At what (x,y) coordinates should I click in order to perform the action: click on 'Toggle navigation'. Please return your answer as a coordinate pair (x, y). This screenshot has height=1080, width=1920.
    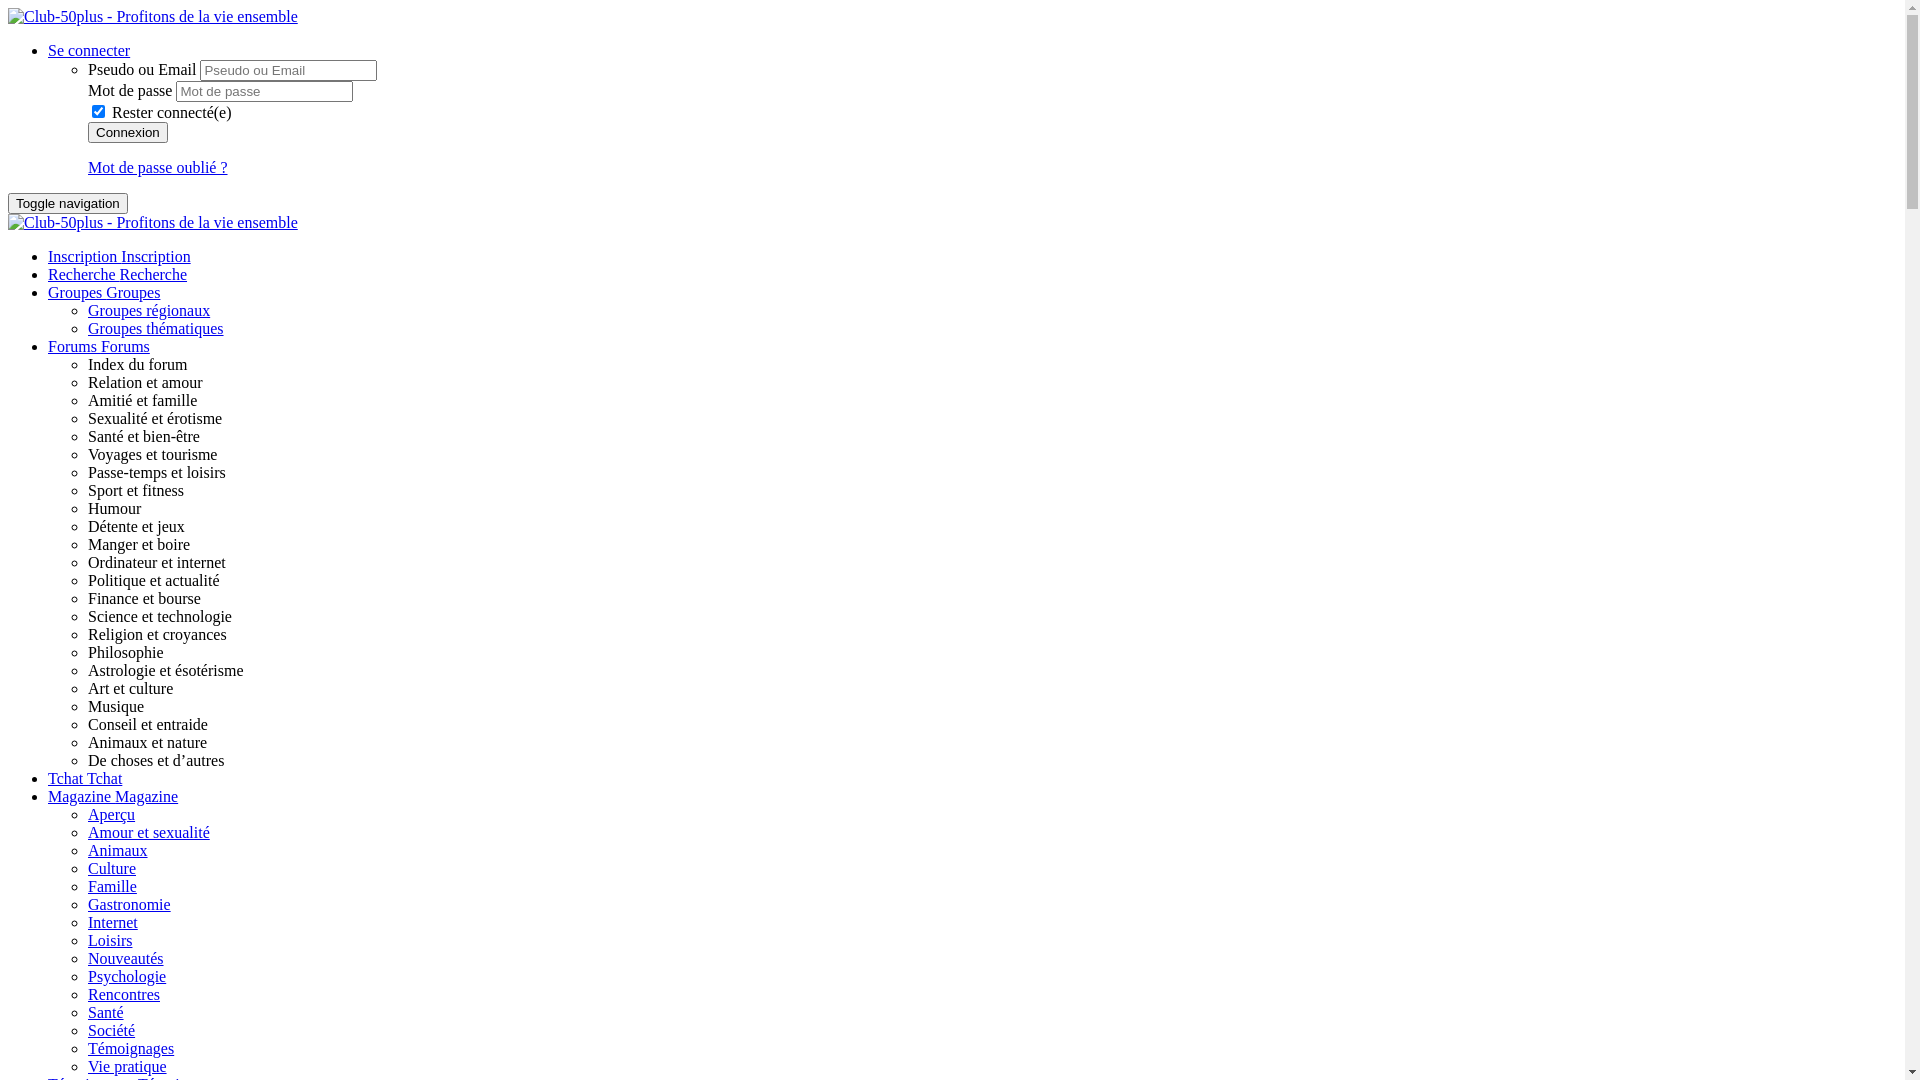
    Looking at the image, I should click on (67, 203).